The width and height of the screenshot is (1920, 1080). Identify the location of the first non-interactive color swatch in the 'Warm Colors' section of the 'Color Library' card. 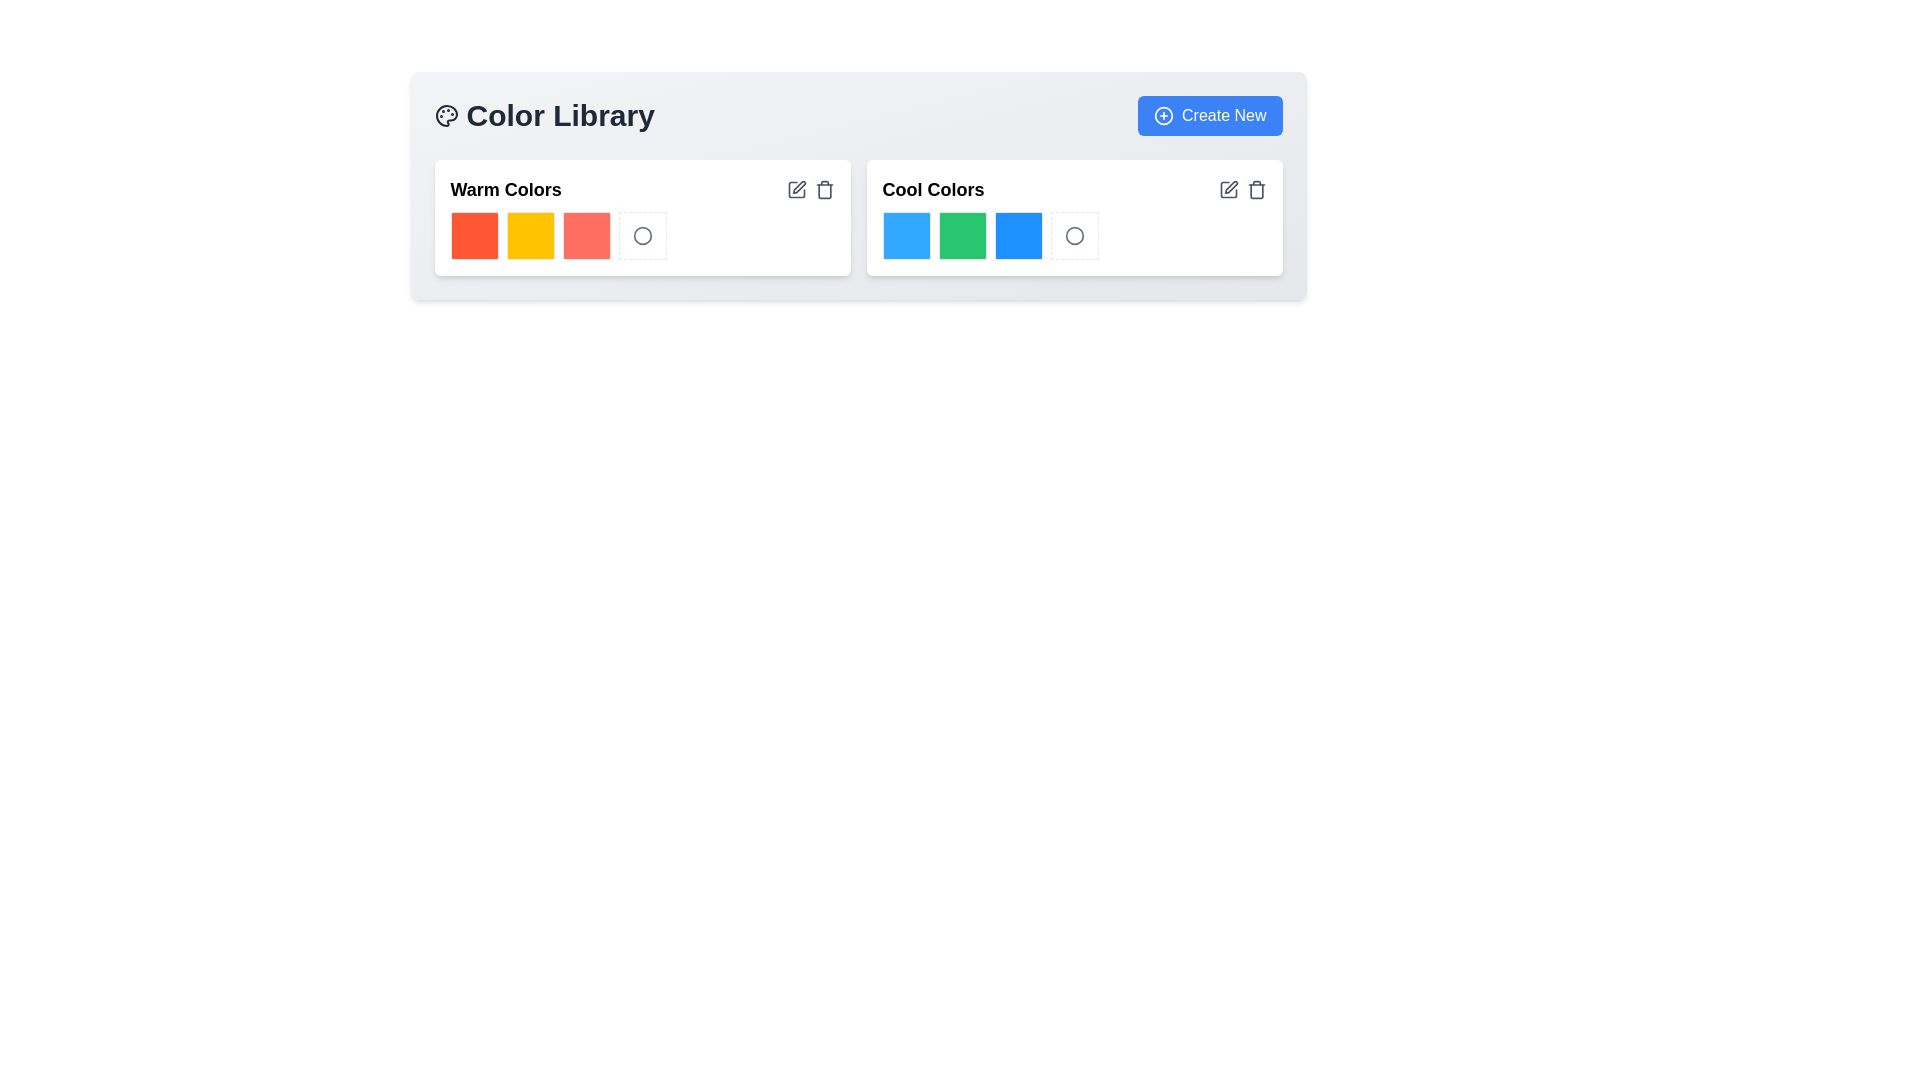
(473, 234).